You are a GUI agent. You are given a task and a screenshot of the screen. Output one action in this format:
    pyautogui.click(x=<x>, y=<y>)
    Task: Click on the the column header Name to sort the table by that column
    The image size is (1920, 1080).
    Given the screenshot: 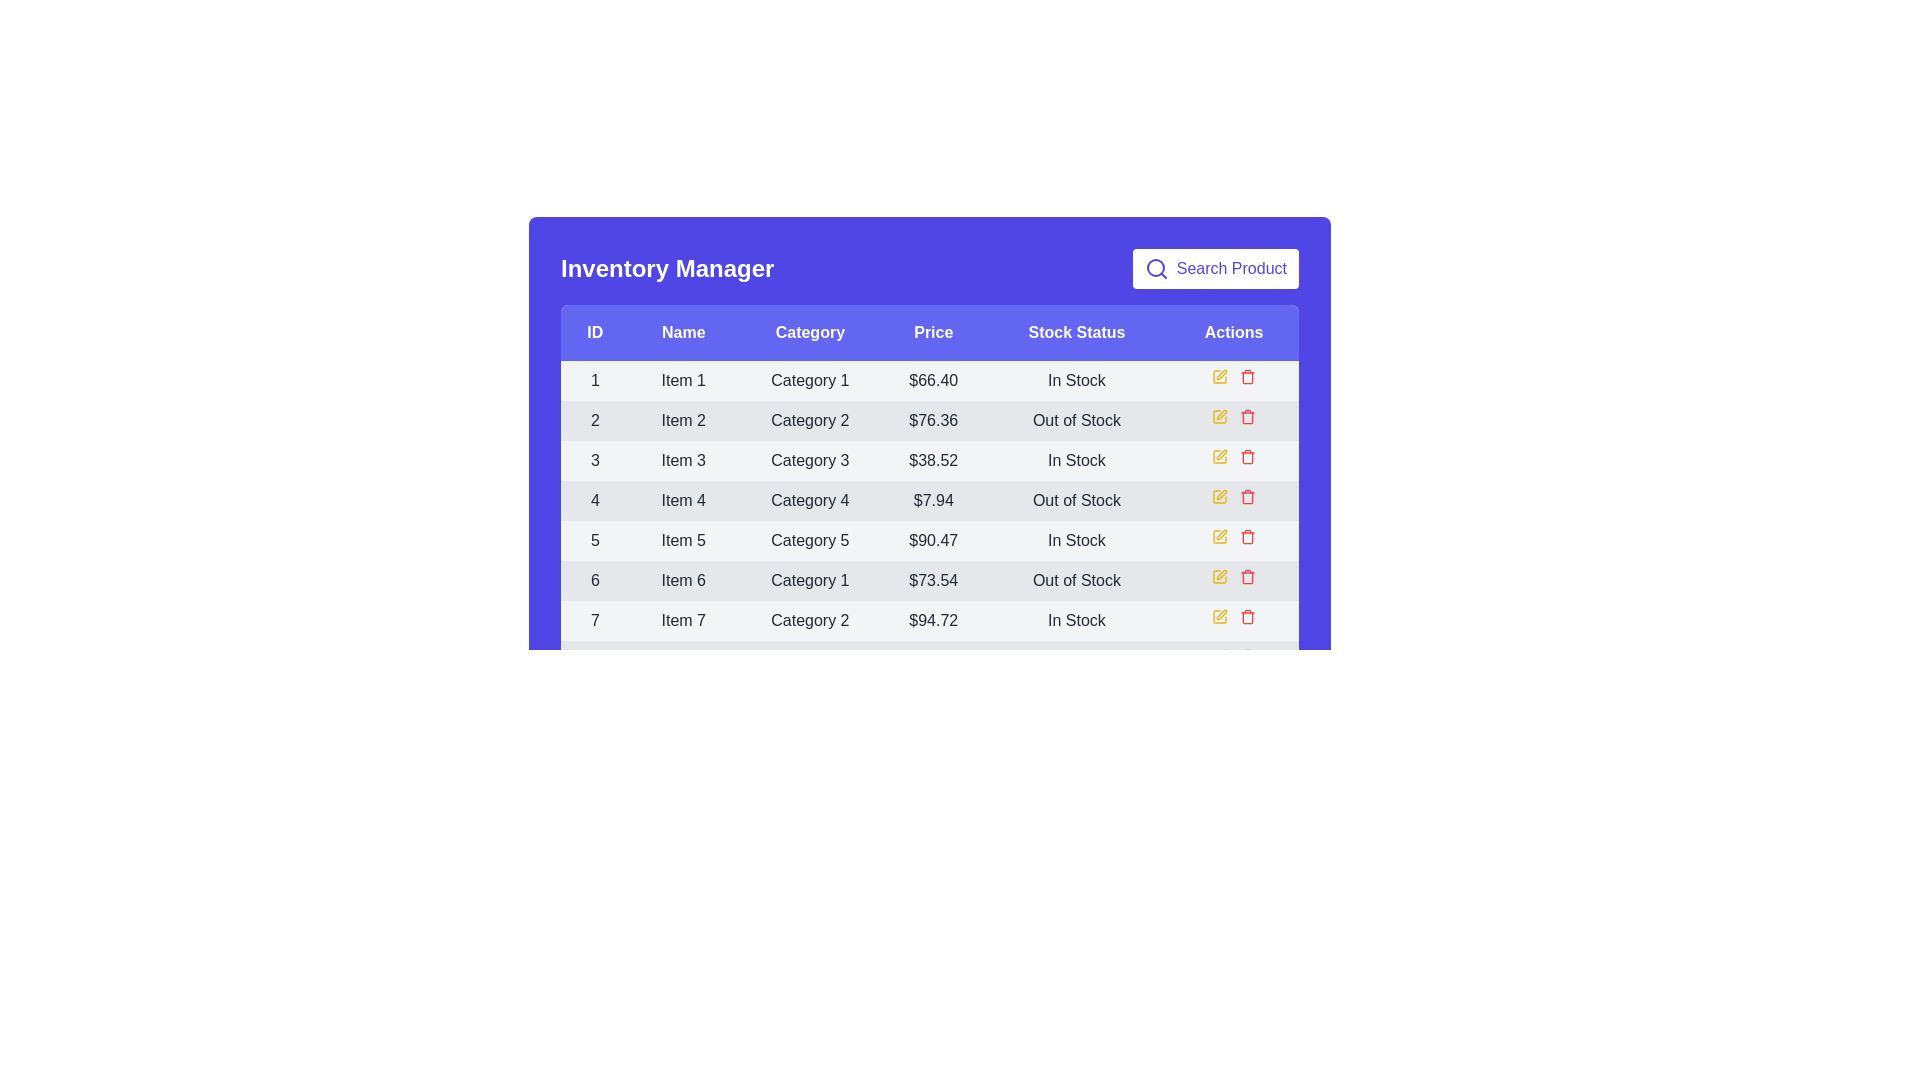 What is the action you would take?
    pyautogui.click(x=682, y=331)
    